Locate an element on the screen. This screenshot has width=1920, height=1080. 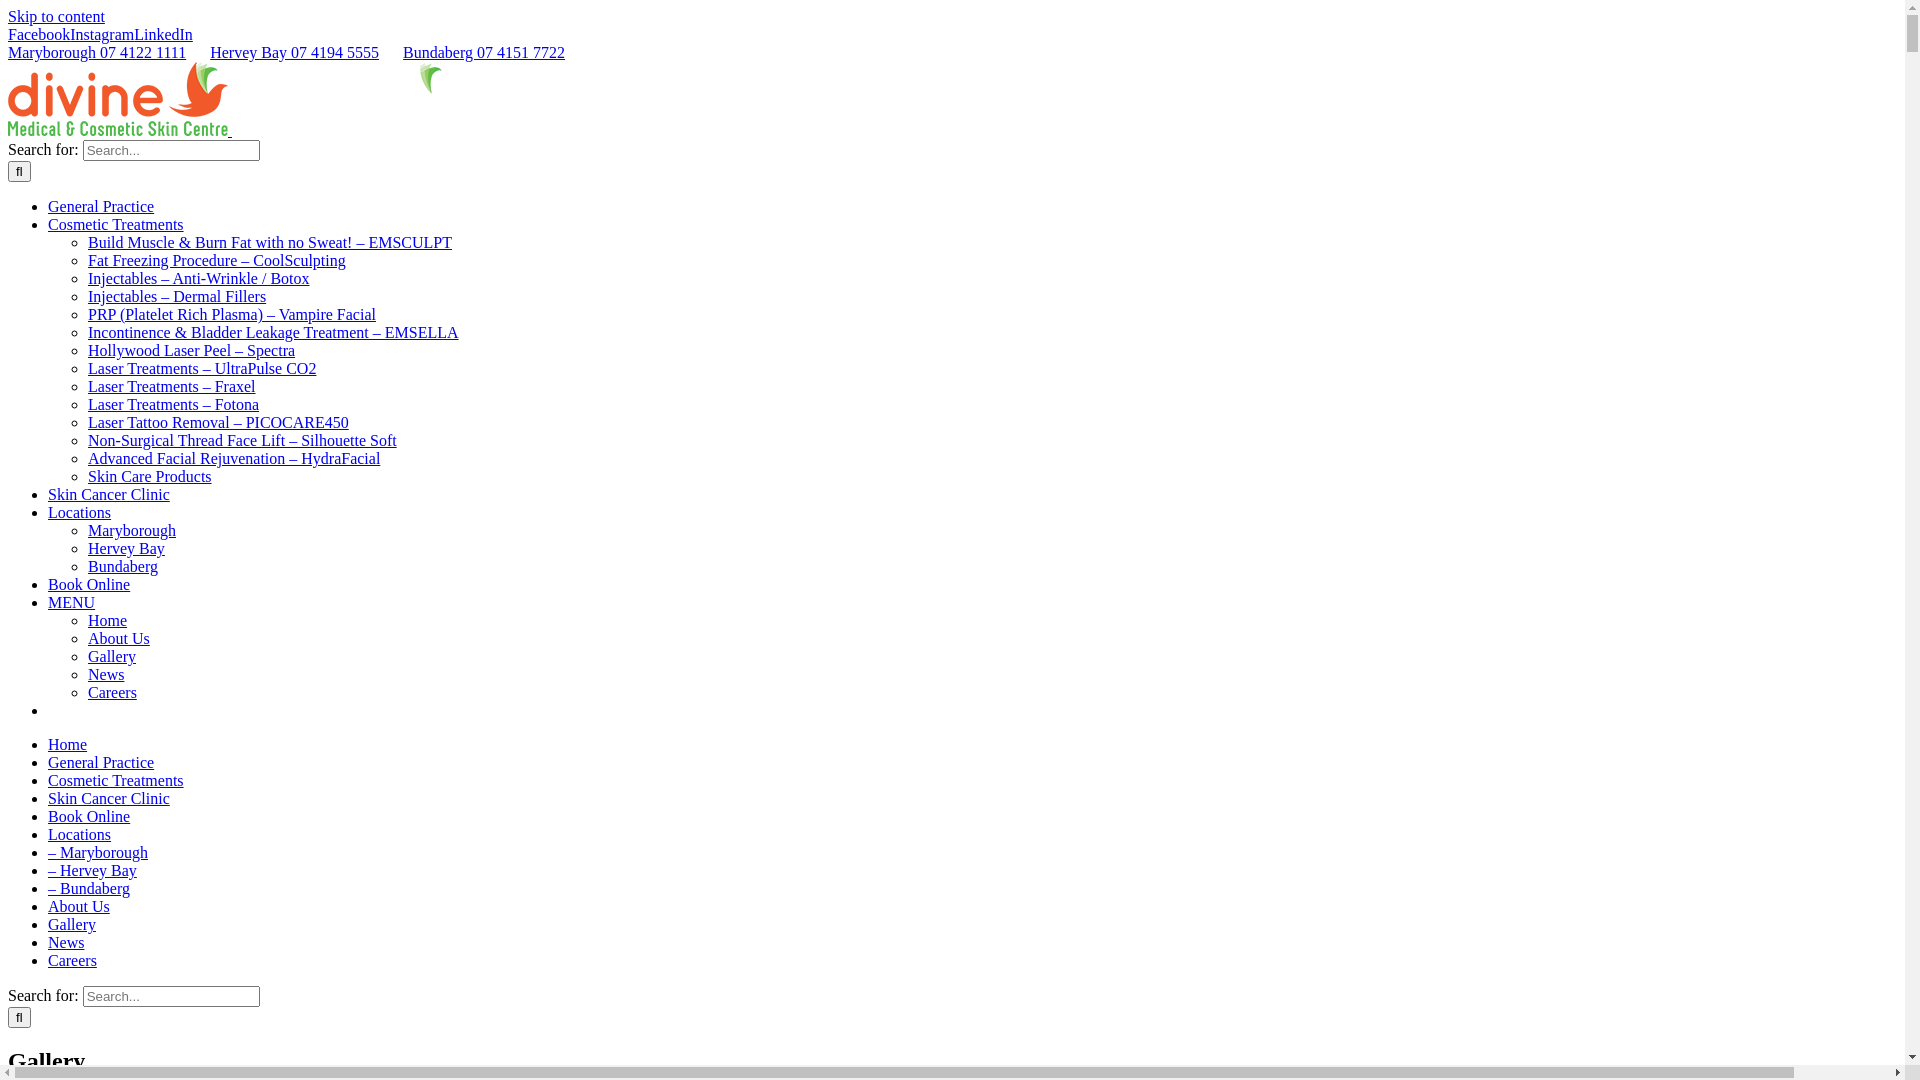
'Maryborough 07 4122 1111' is located at coordinates (95, 51).